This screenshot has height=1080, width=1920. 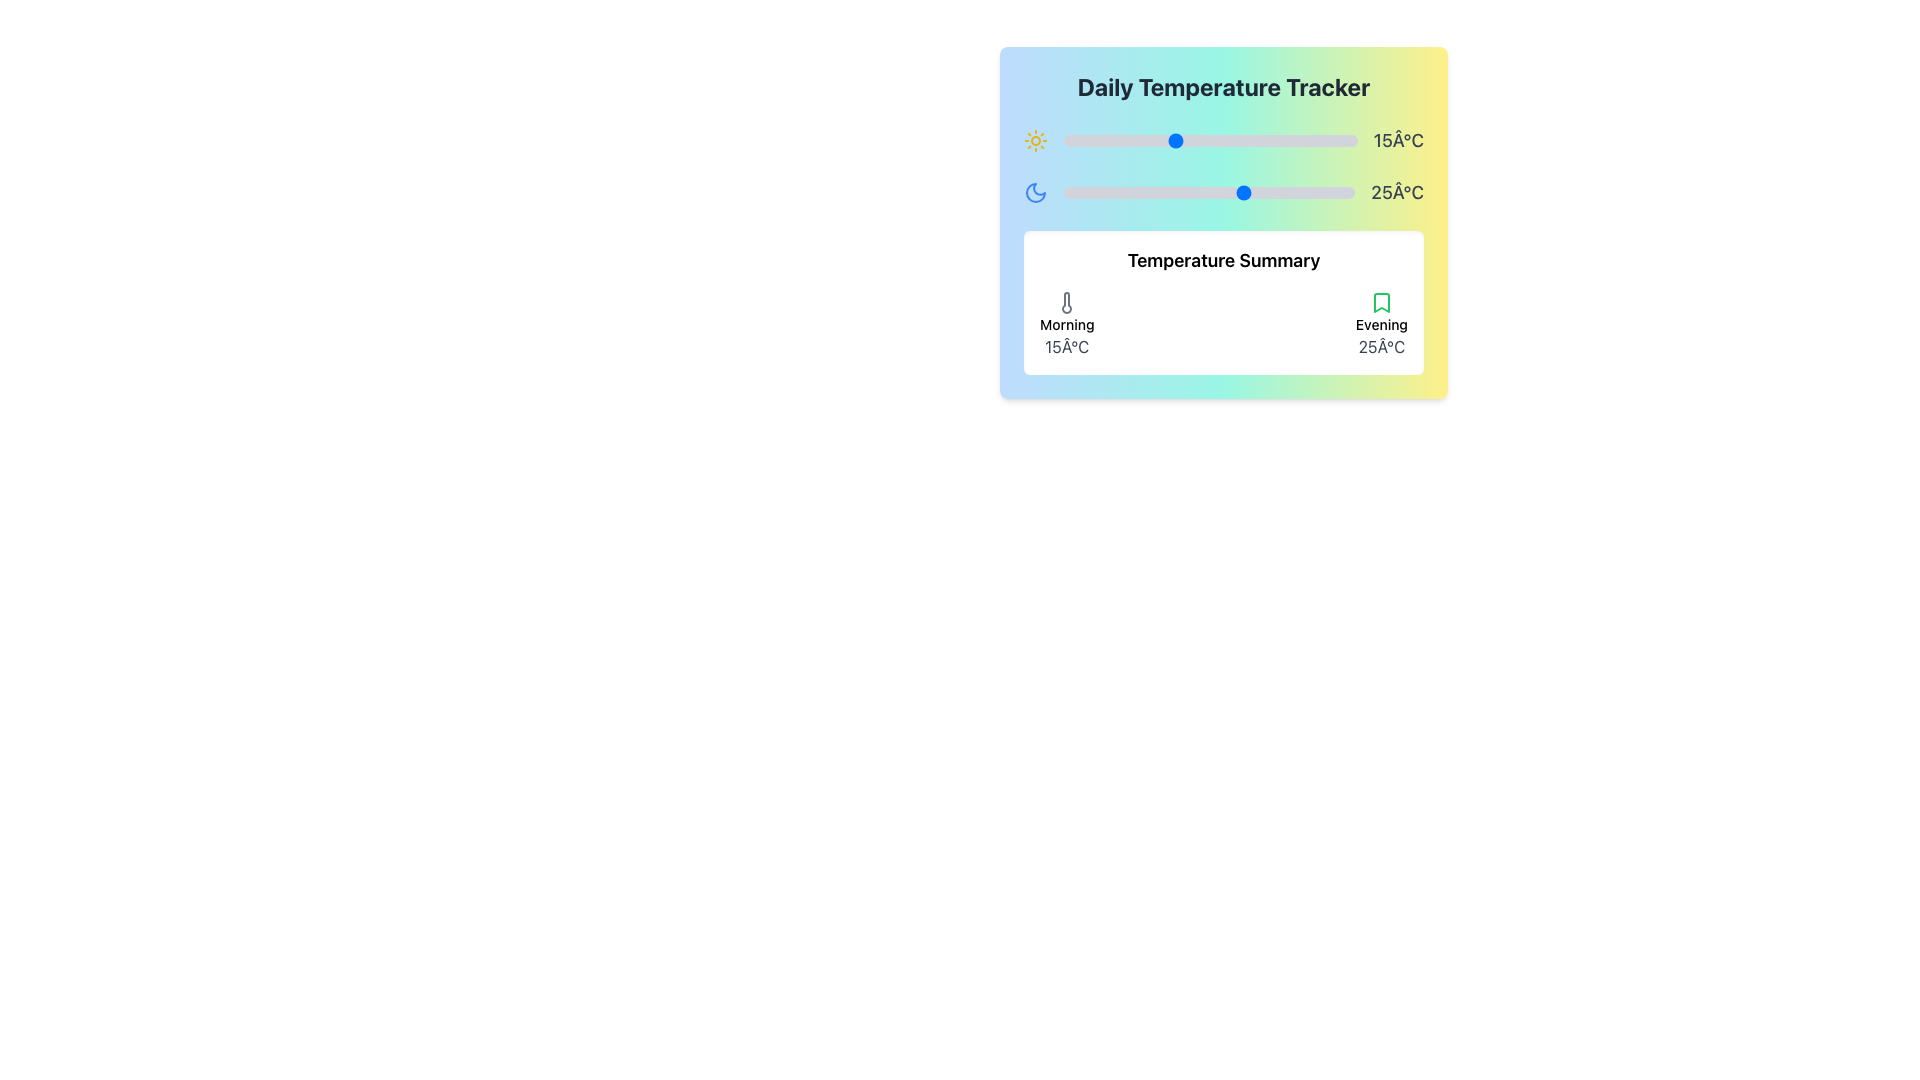 What do you see at coordinates (1036, 140) in the screenshot?
I see `the sun icon, which is yellow with a circular core and rays, located adjacent to the temperature text '15°C' in the weather tracker interface` at bounding box center [1036, 140].